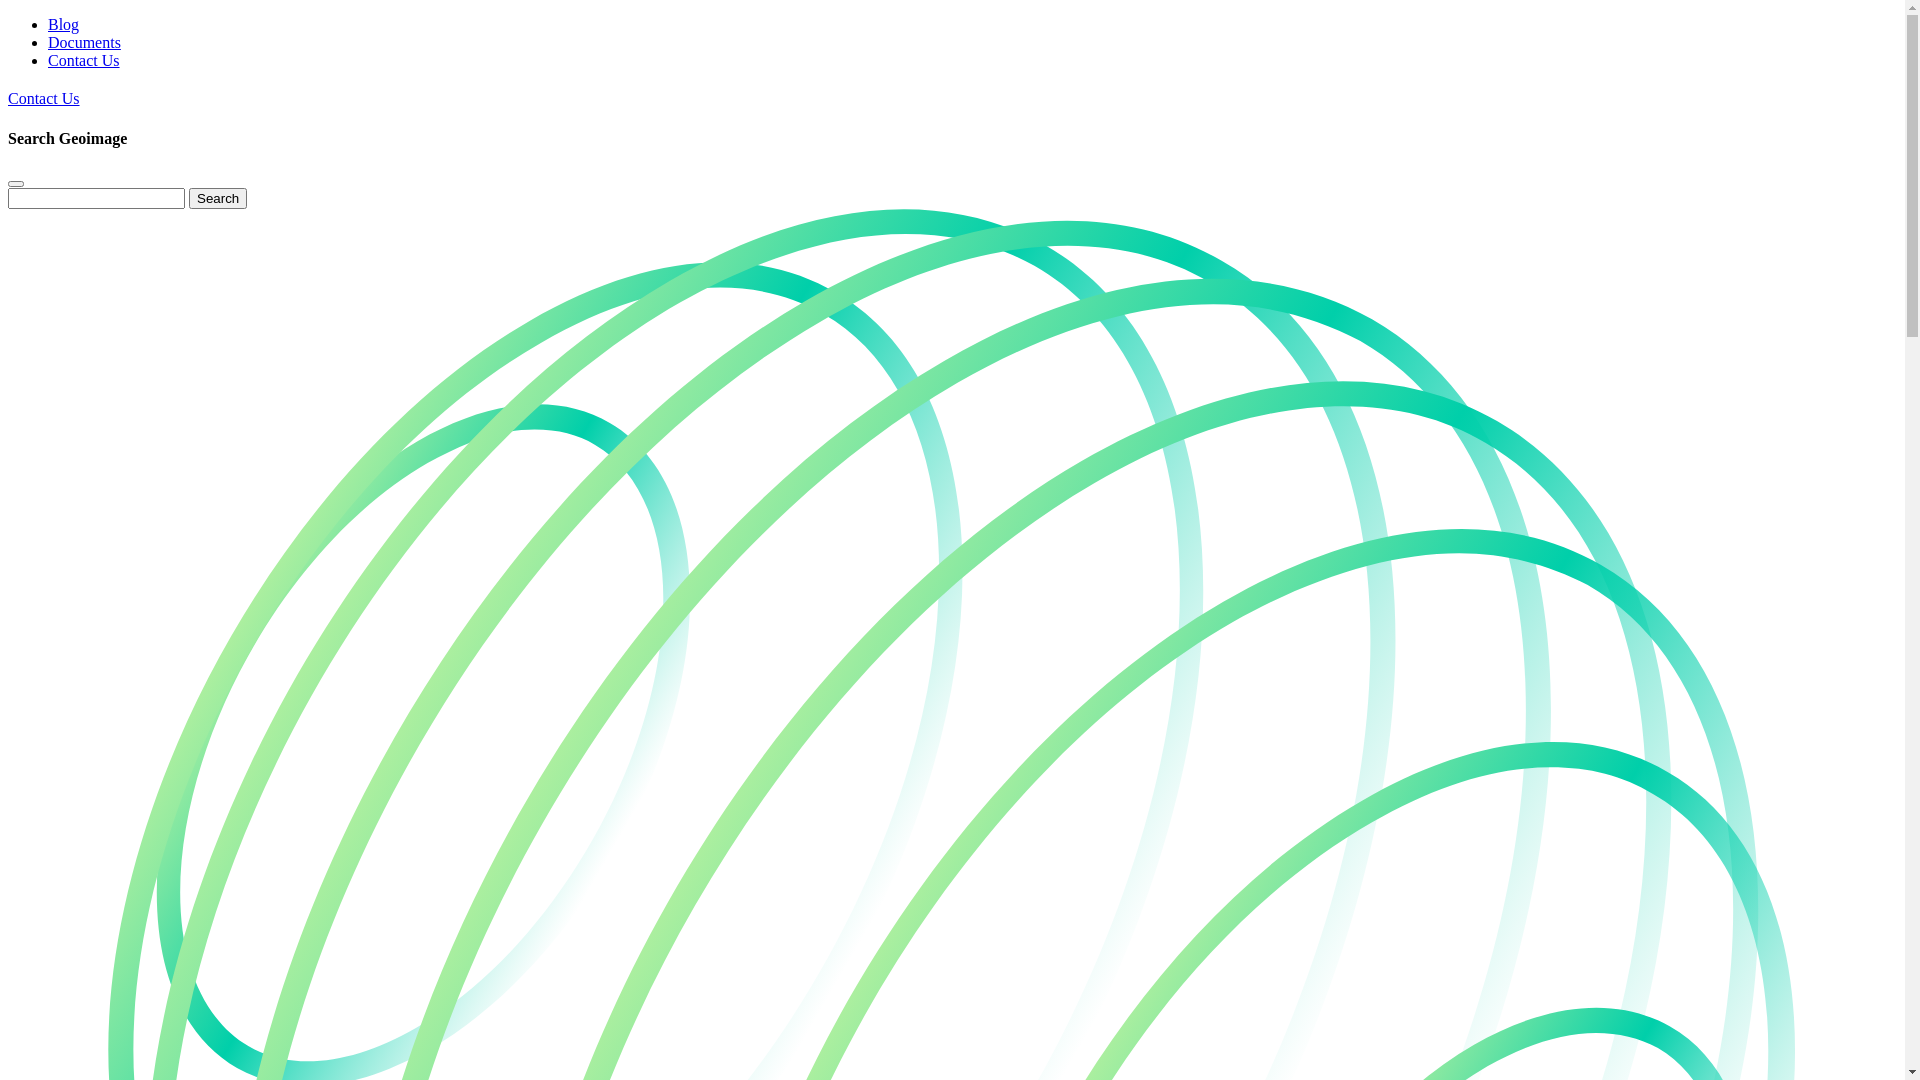 Image resolution: width=1920 pixels, height=1080 pixels. Describe the element at coordinates (63, 24) in the screenshot. I see `'Blog'` at that location.